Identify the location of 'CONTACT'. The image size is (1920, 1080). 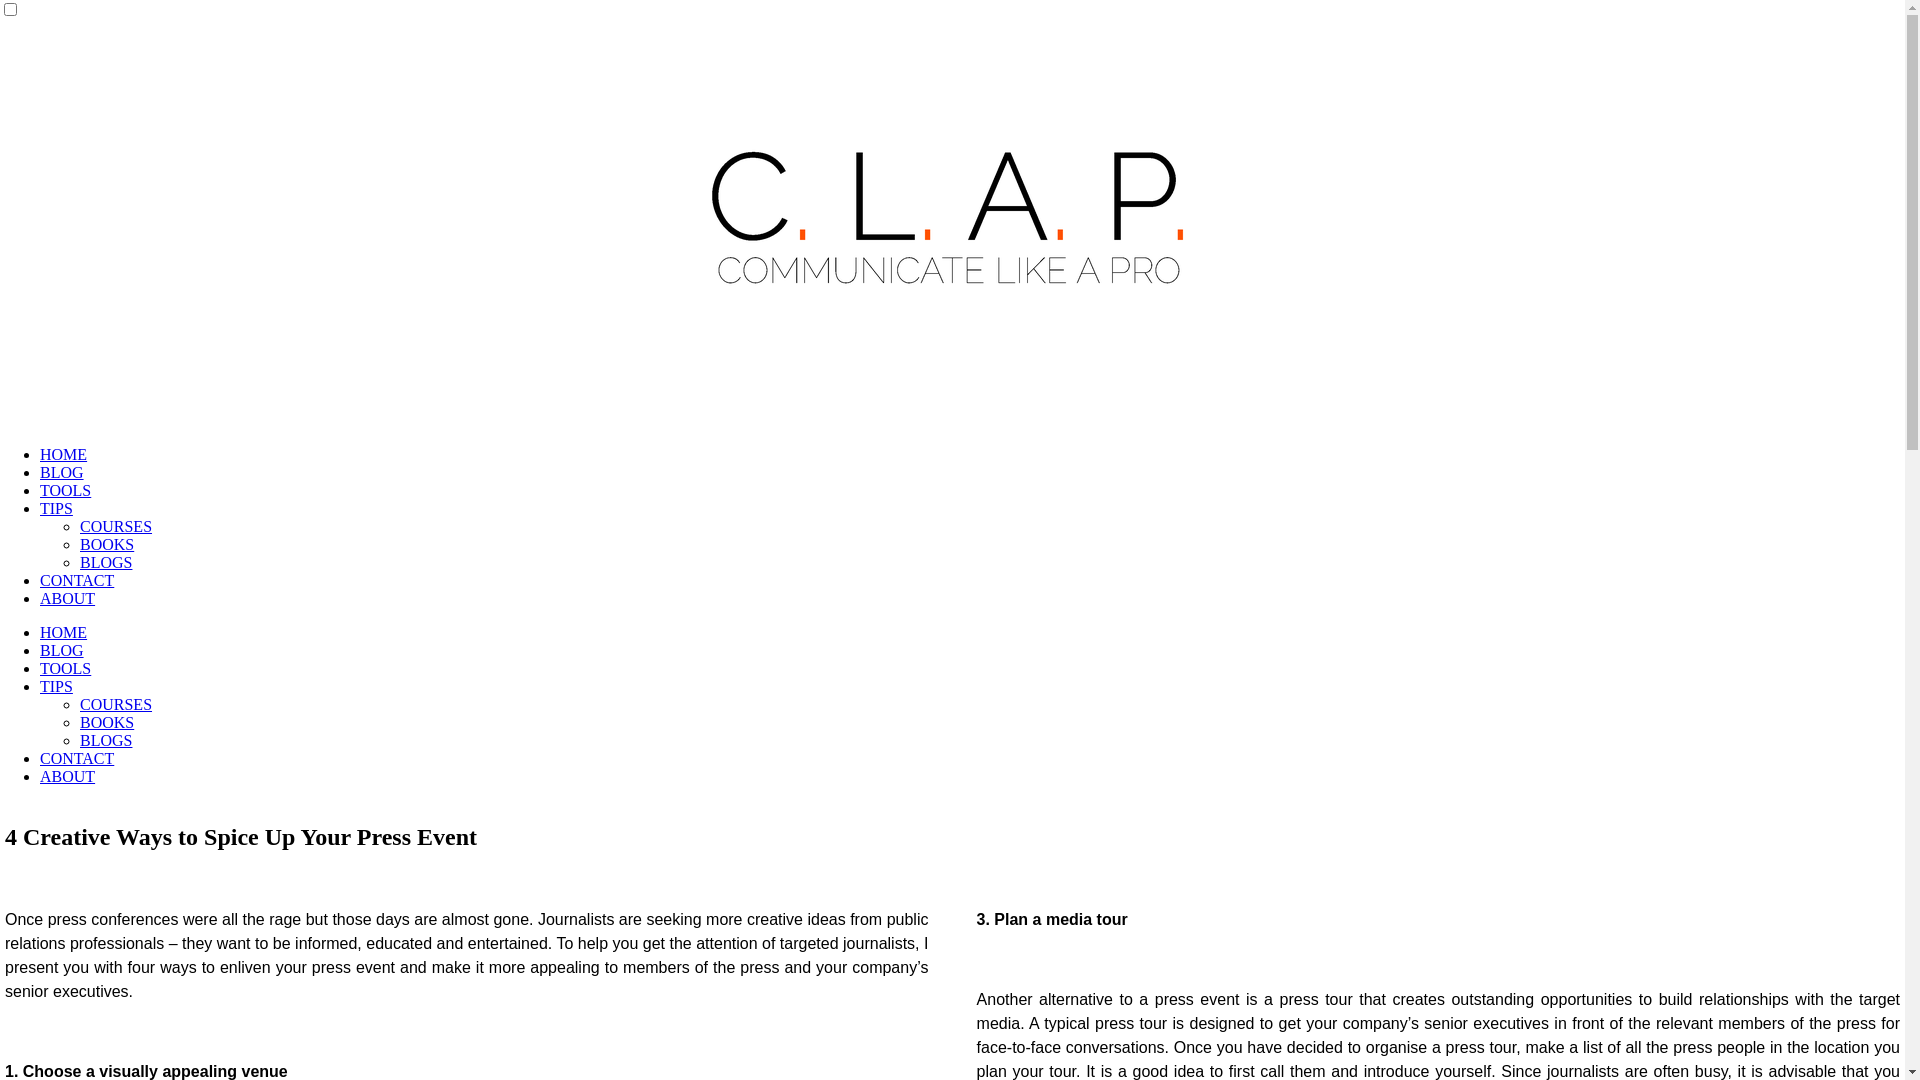
(76, 758).